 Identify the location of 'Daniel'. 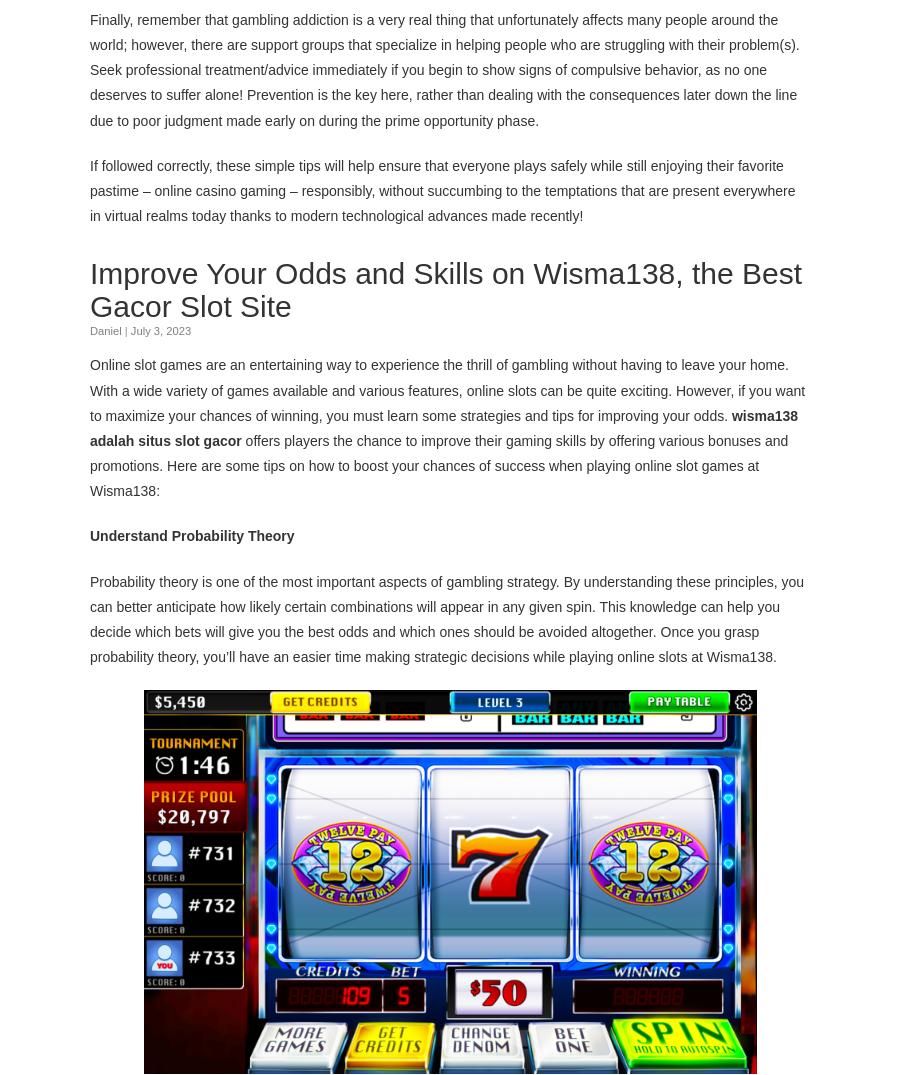
(104, 329).